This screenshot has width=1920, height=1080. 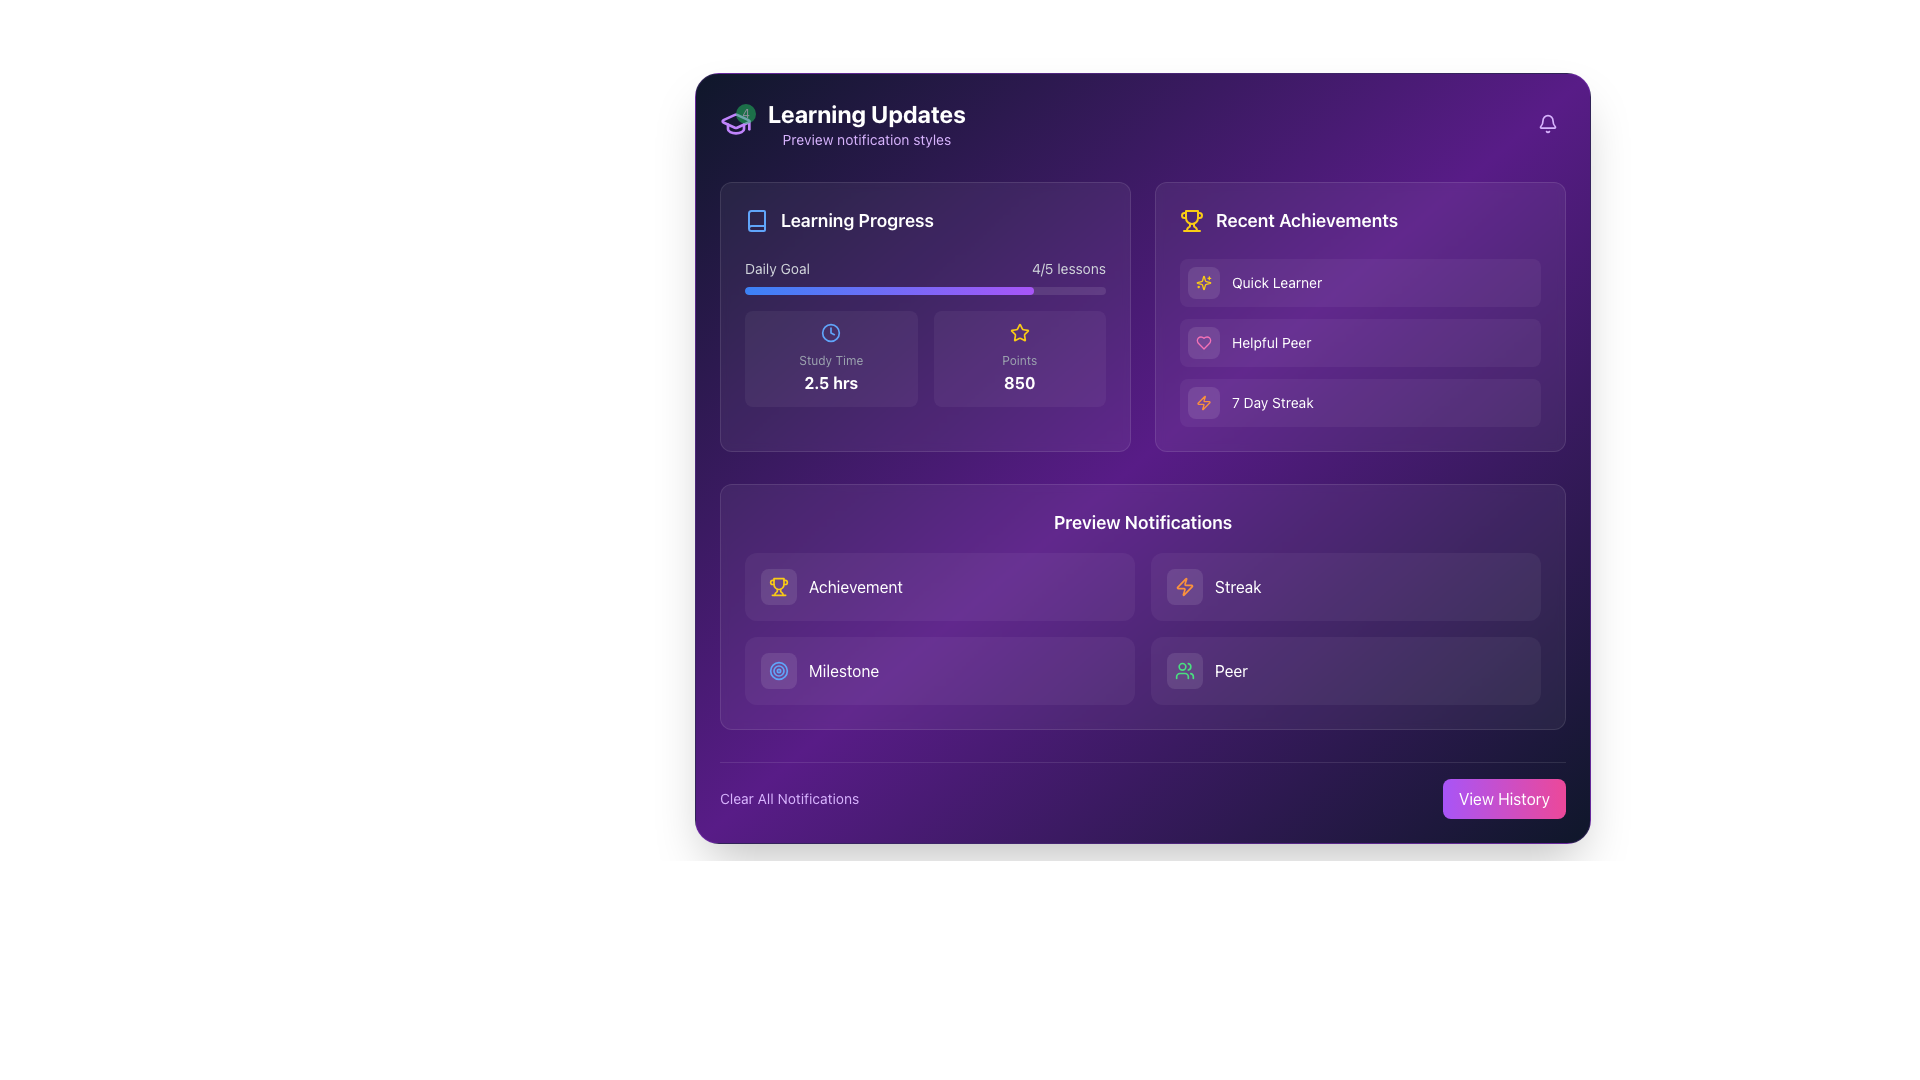 I want to click on visualized data from the Information display panel located at the lower part of the 'Learning Progress' panel, so click(x=924, y=331).